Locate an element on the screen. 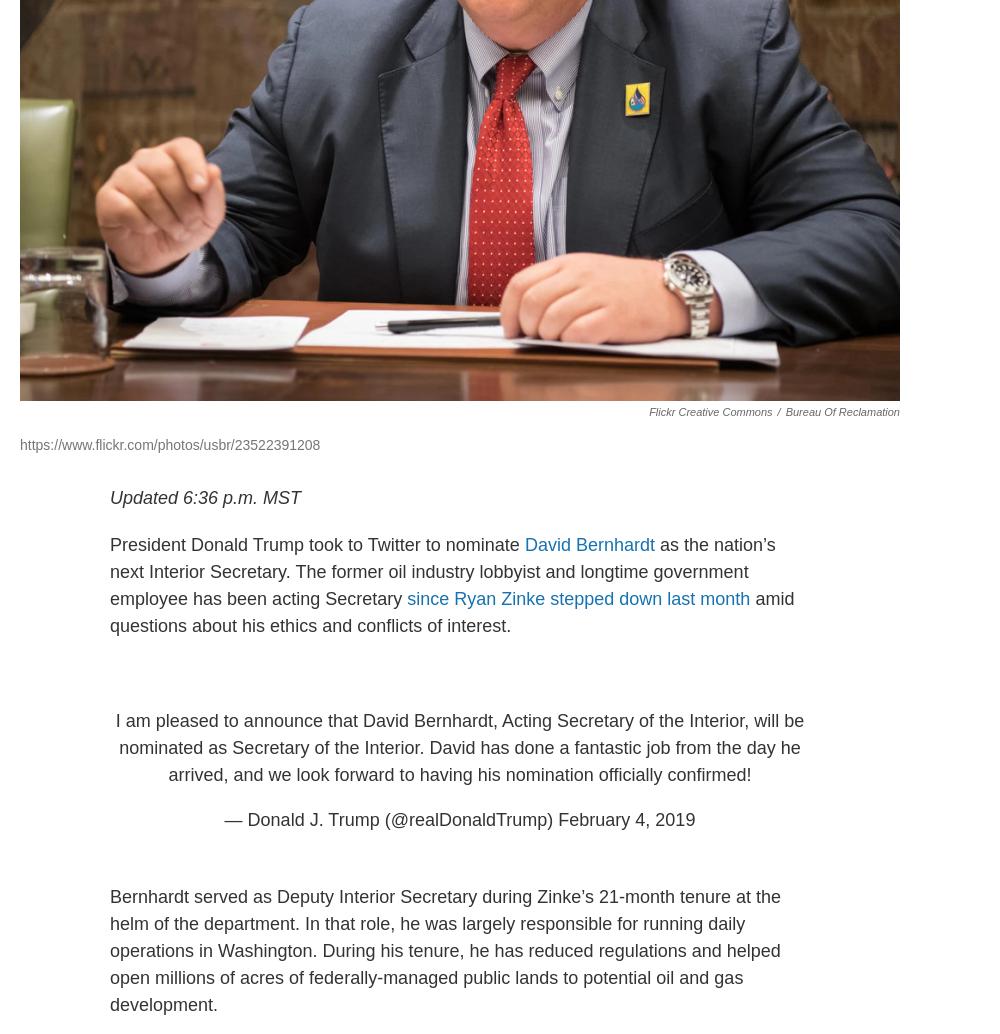 This screenshot has height=1034, width=1000. 'February 4, 2019' is located at coordinates (626, 818).